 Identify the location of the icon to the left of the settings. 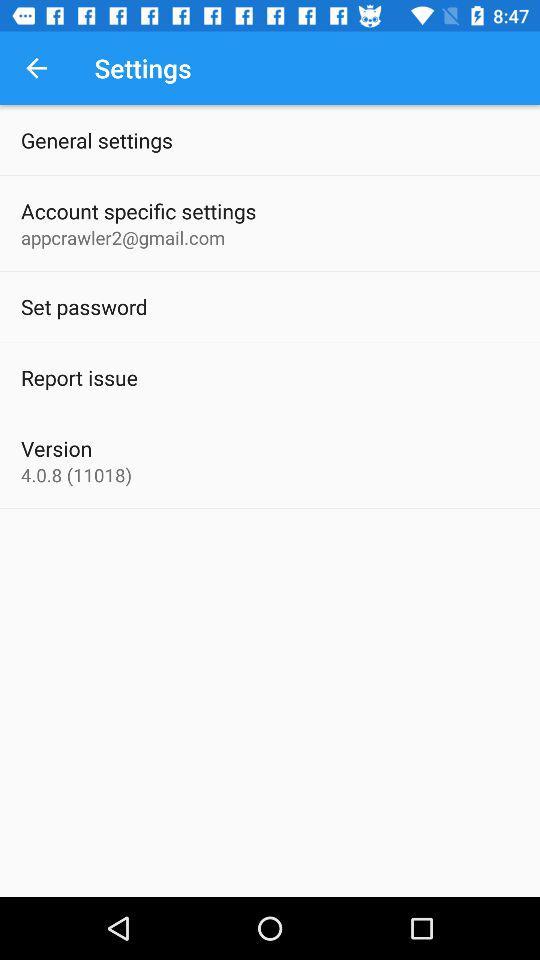
(36, 68).